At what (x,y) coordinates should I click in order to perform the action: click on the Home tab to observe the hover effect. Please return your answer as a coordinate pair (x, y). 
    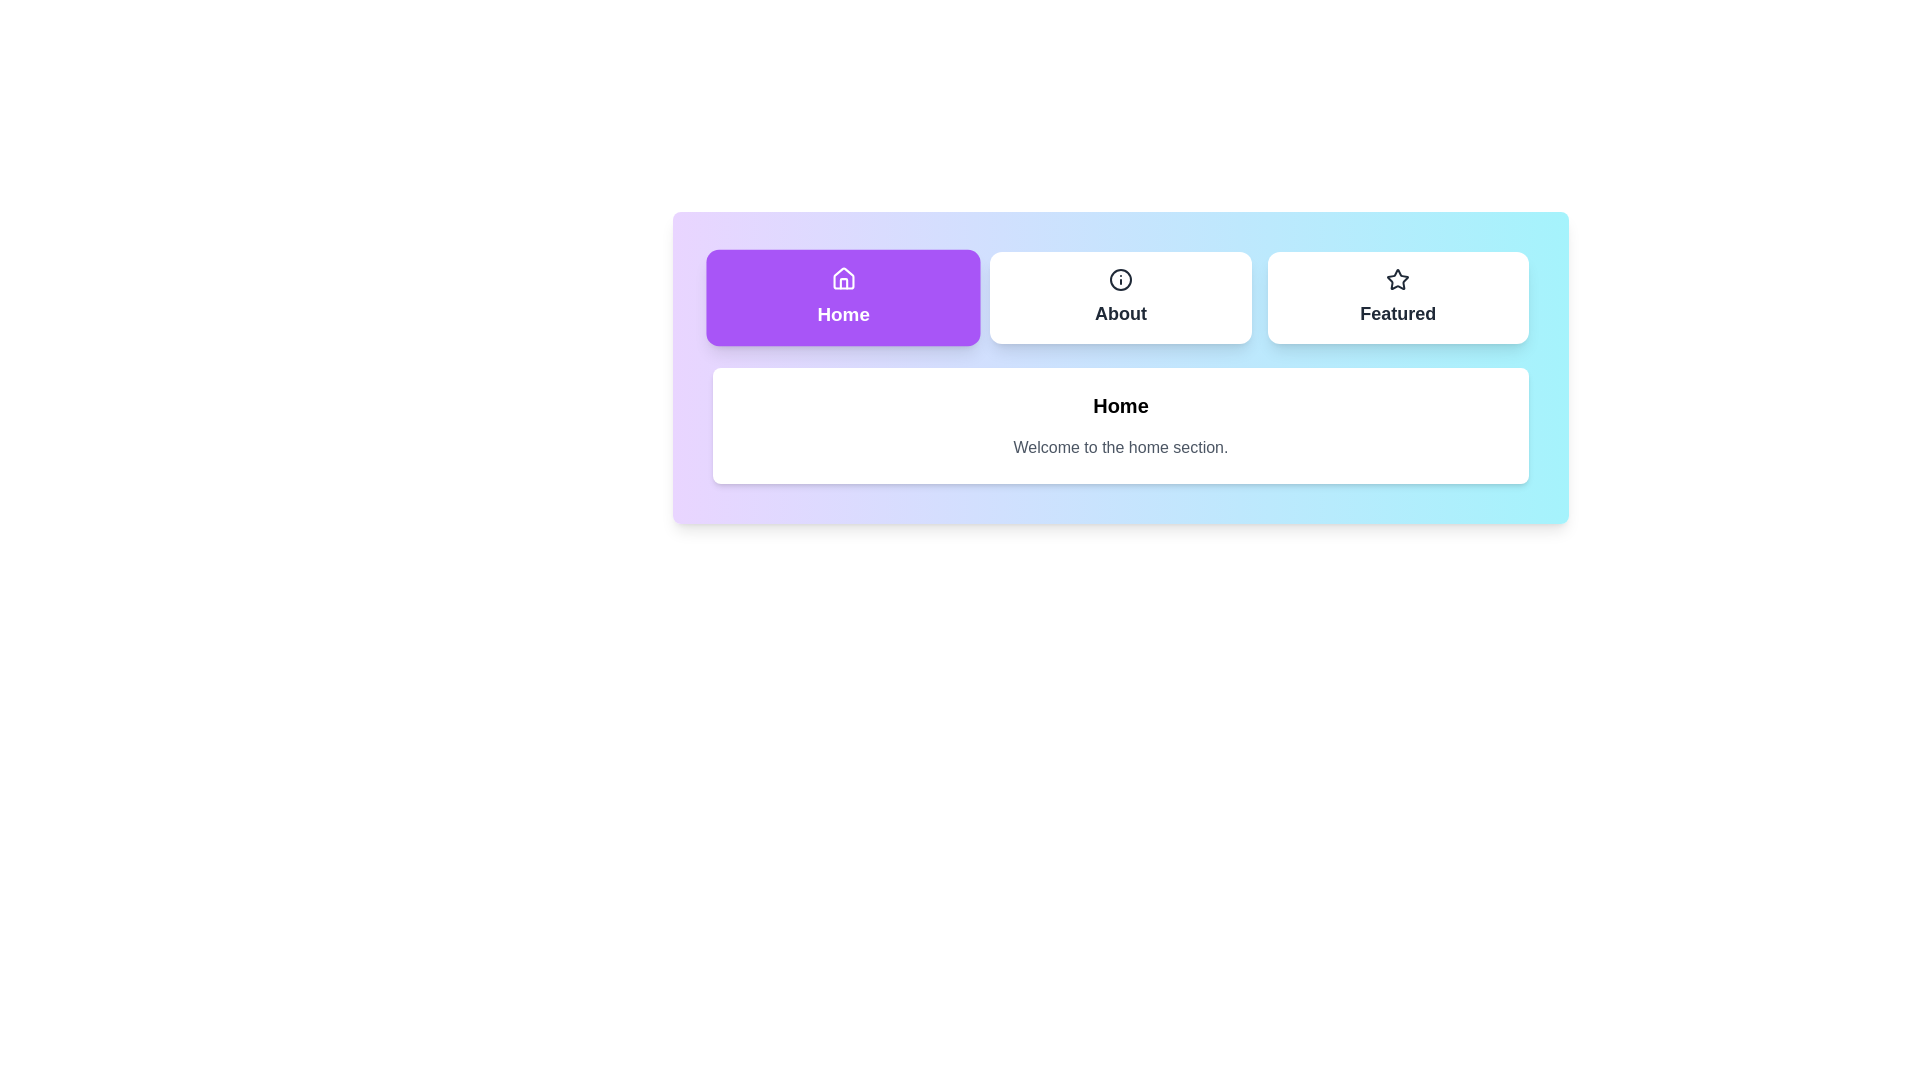
    Looking at the image, I should click on (843, 297).